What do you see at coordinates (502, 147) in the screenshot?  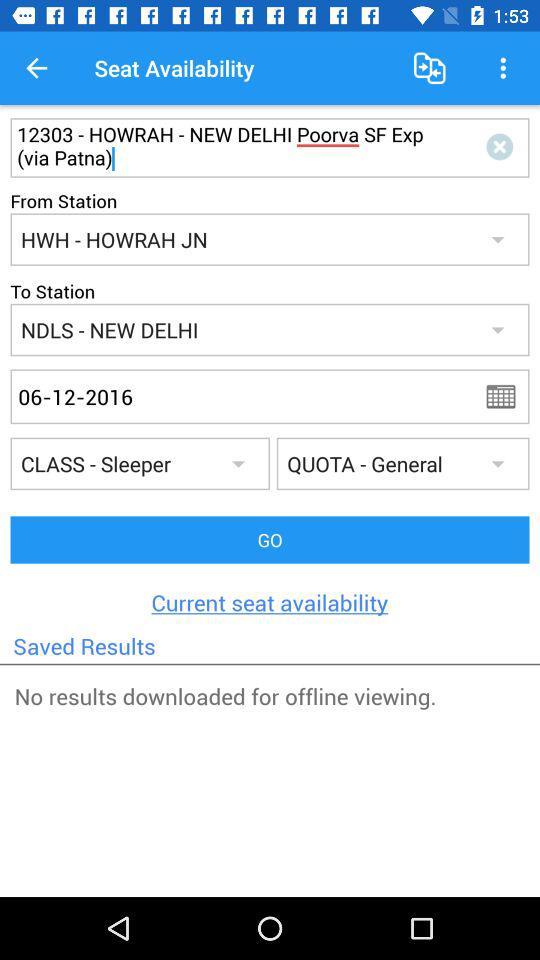 I see `the into icon` at bounding box center [502, 147].